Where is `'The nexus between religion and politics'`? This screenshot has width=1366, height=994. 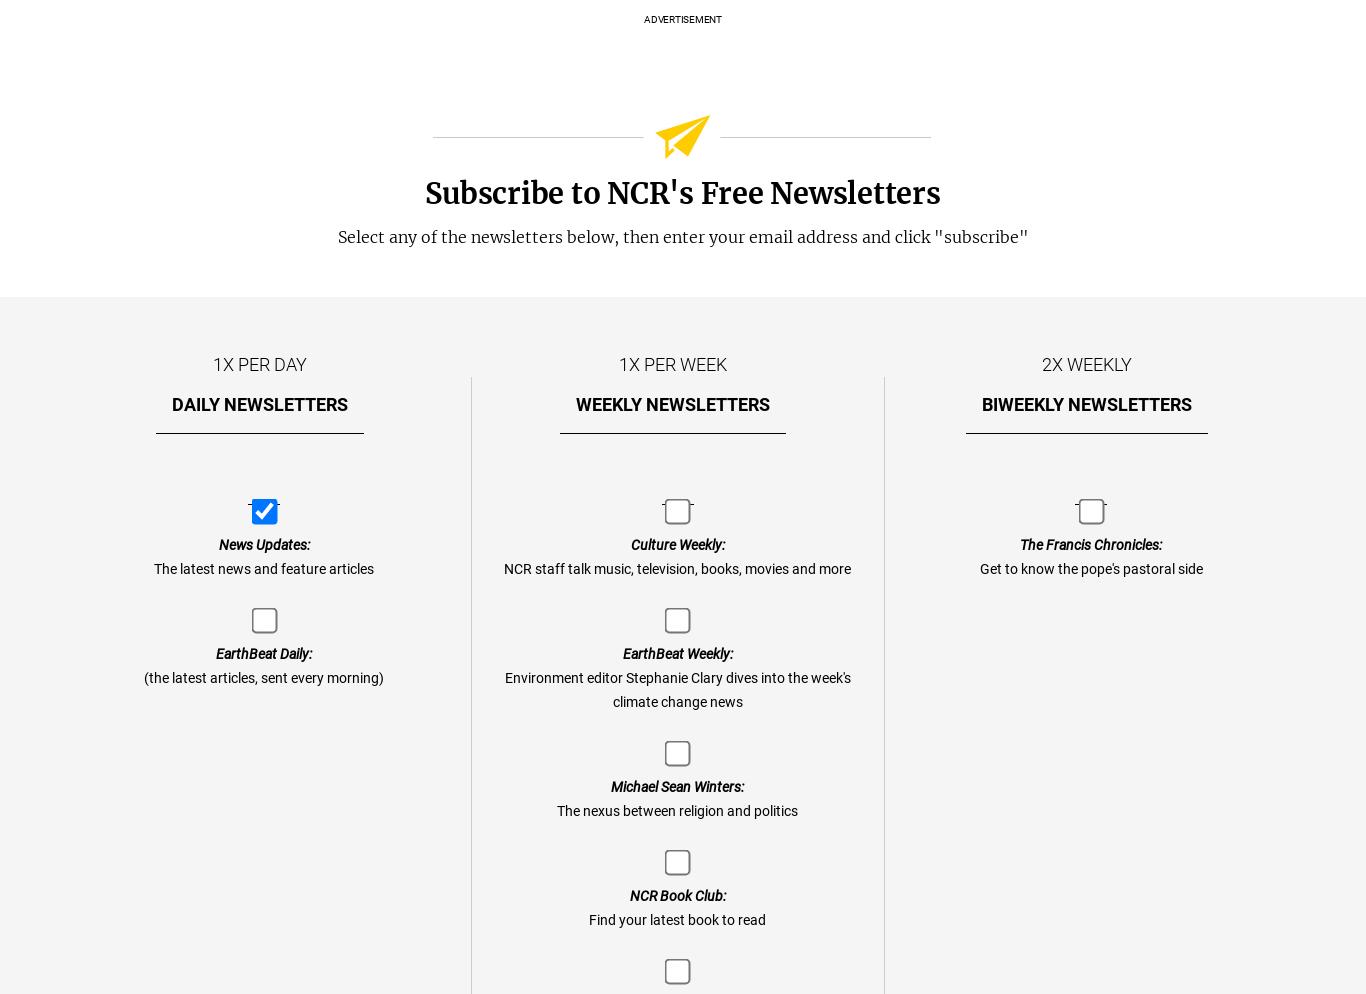
'The nexus between religion and politics' is located at coordinates (676, 811).